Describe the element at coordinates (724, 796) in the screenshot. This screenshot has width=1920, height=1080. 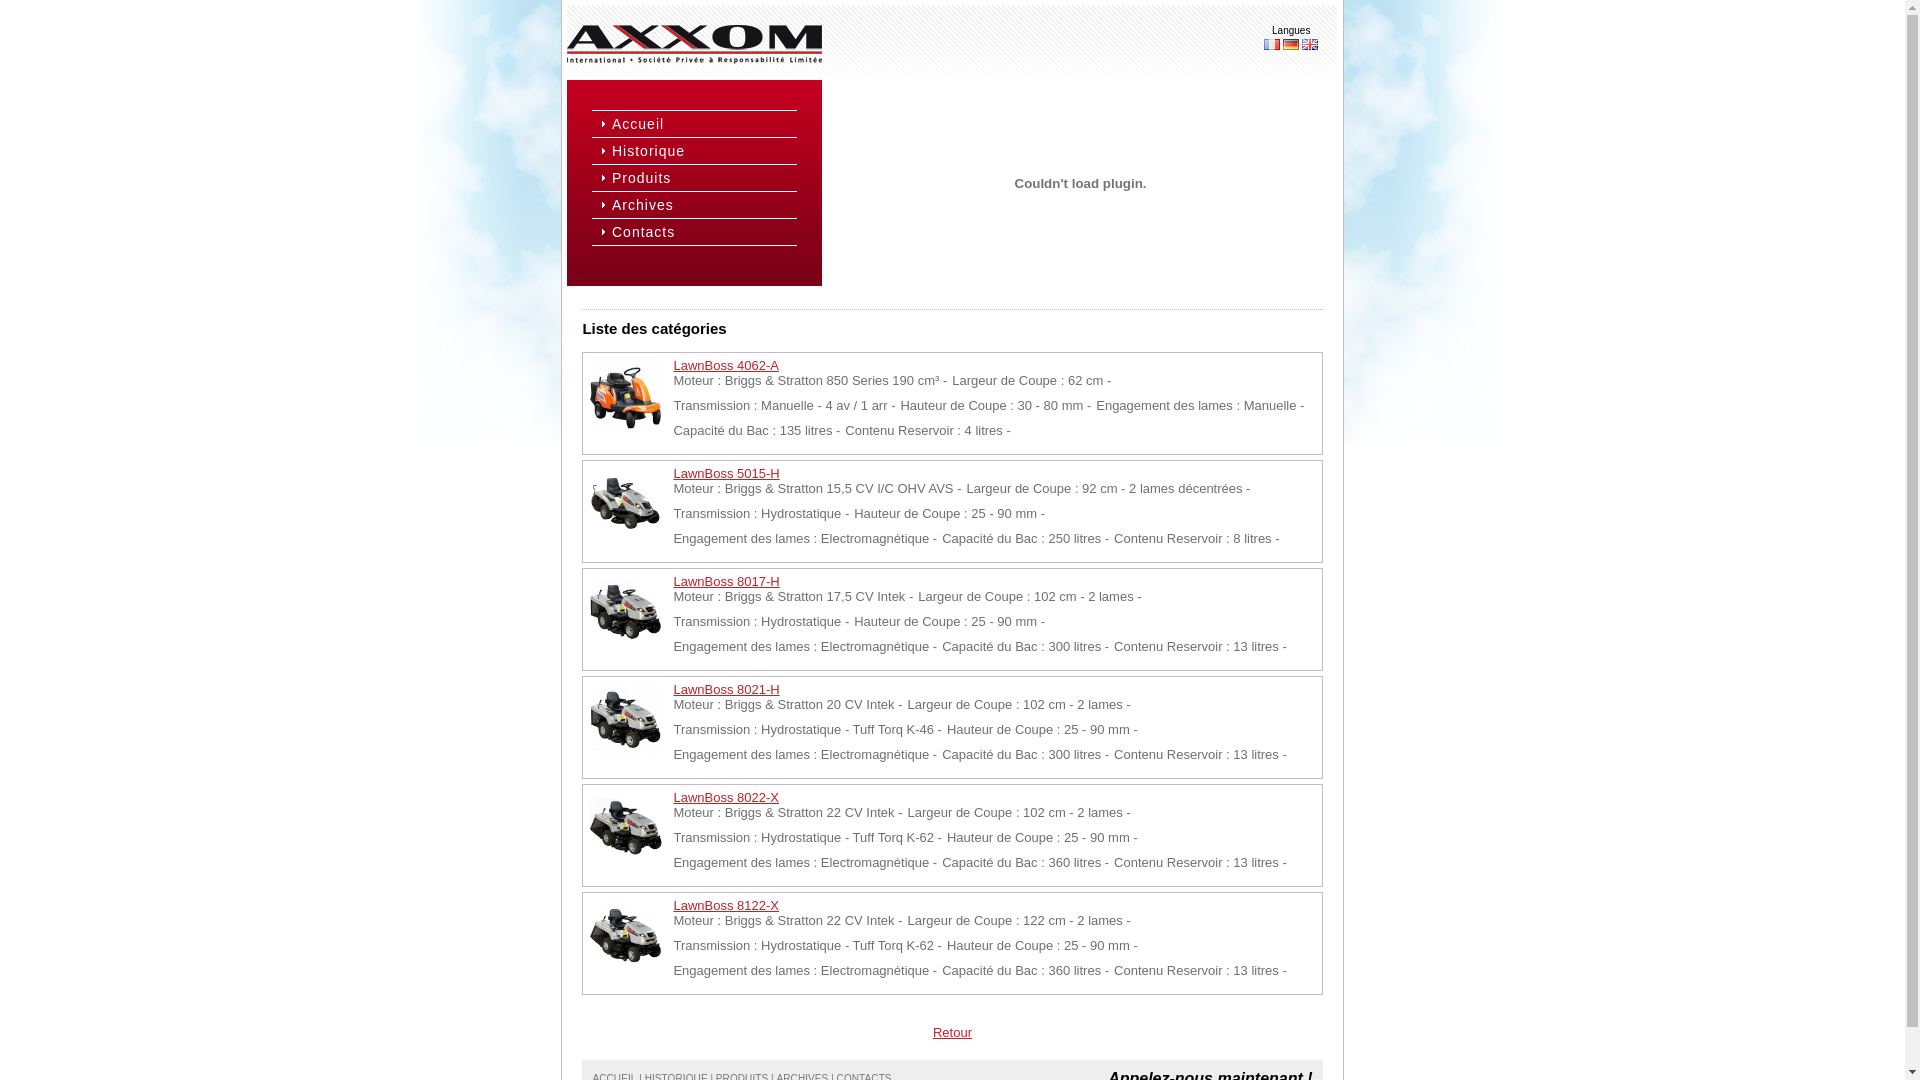
I see `'LawnBoss 8022-X'` at that location.